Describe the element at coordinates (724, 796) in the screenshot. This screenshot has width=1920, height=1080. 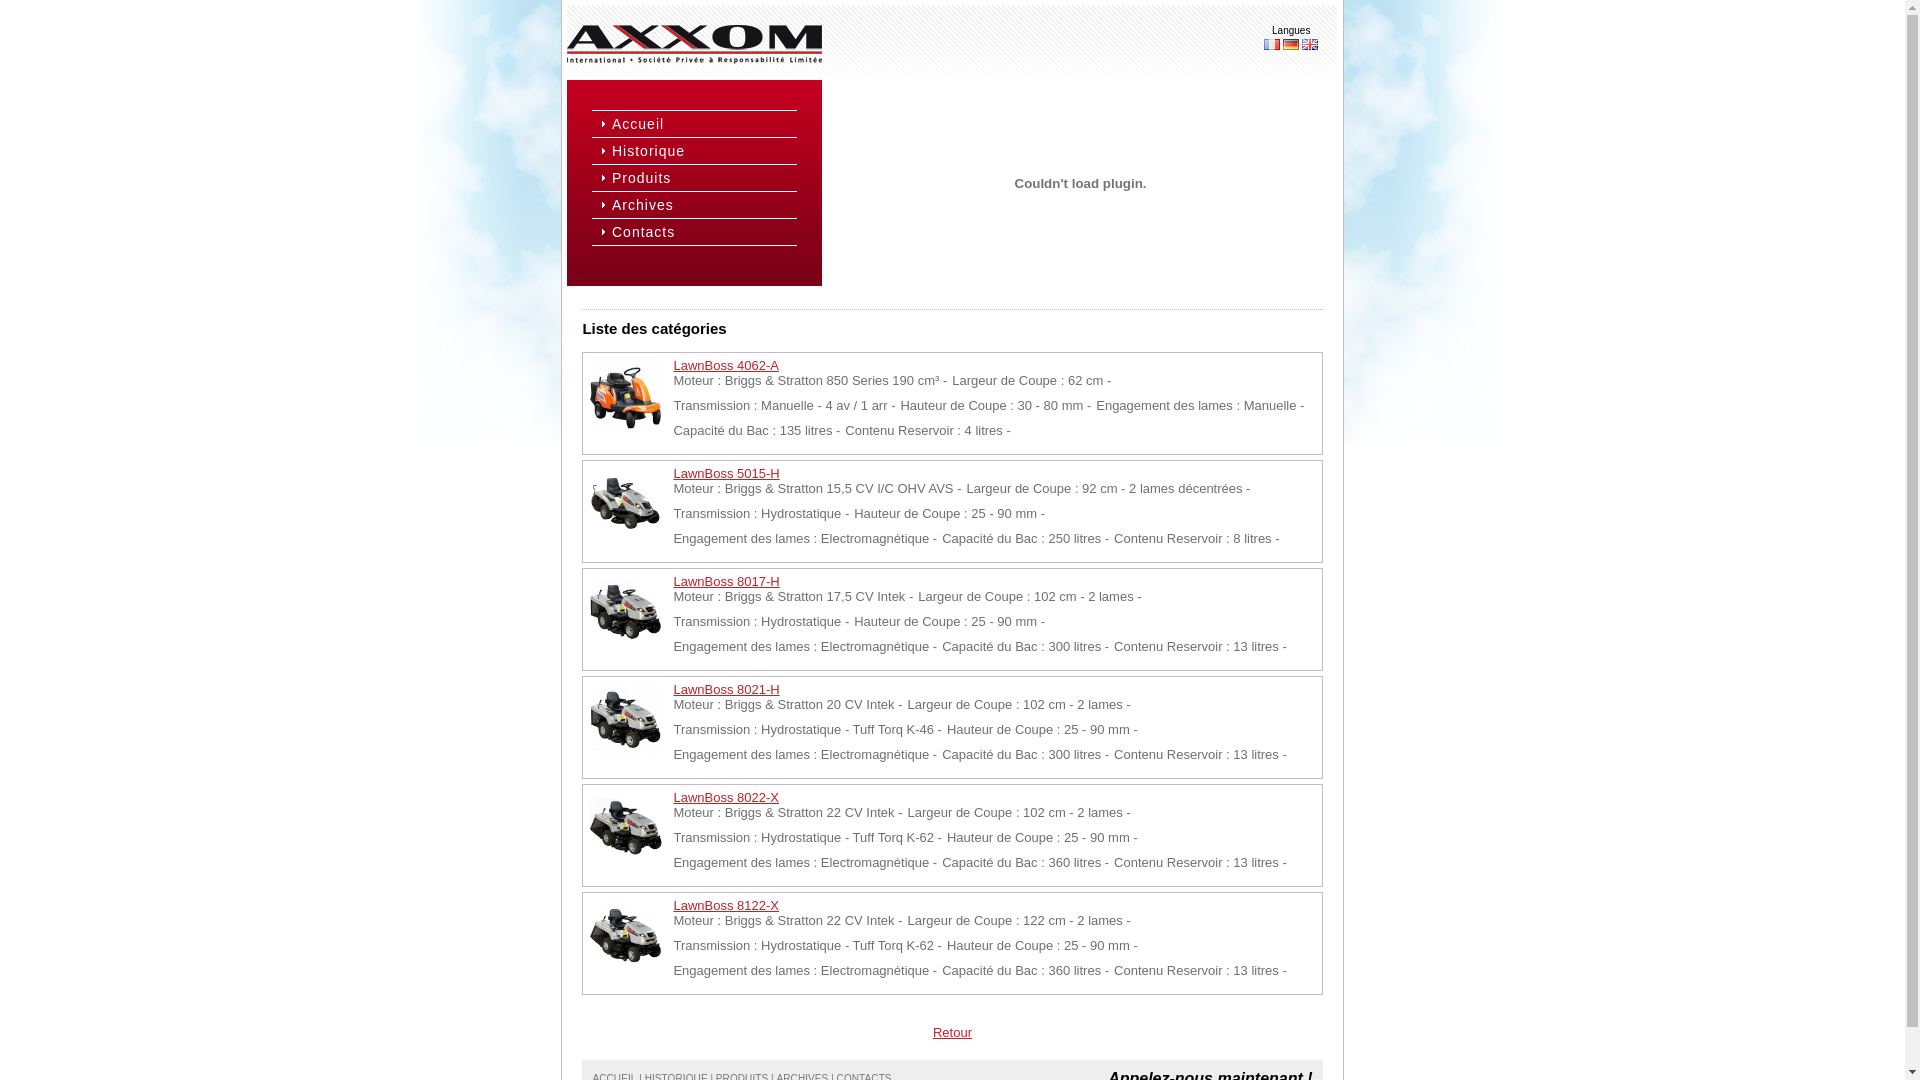
I see `'LawnBoss 8022-X'` at that location.